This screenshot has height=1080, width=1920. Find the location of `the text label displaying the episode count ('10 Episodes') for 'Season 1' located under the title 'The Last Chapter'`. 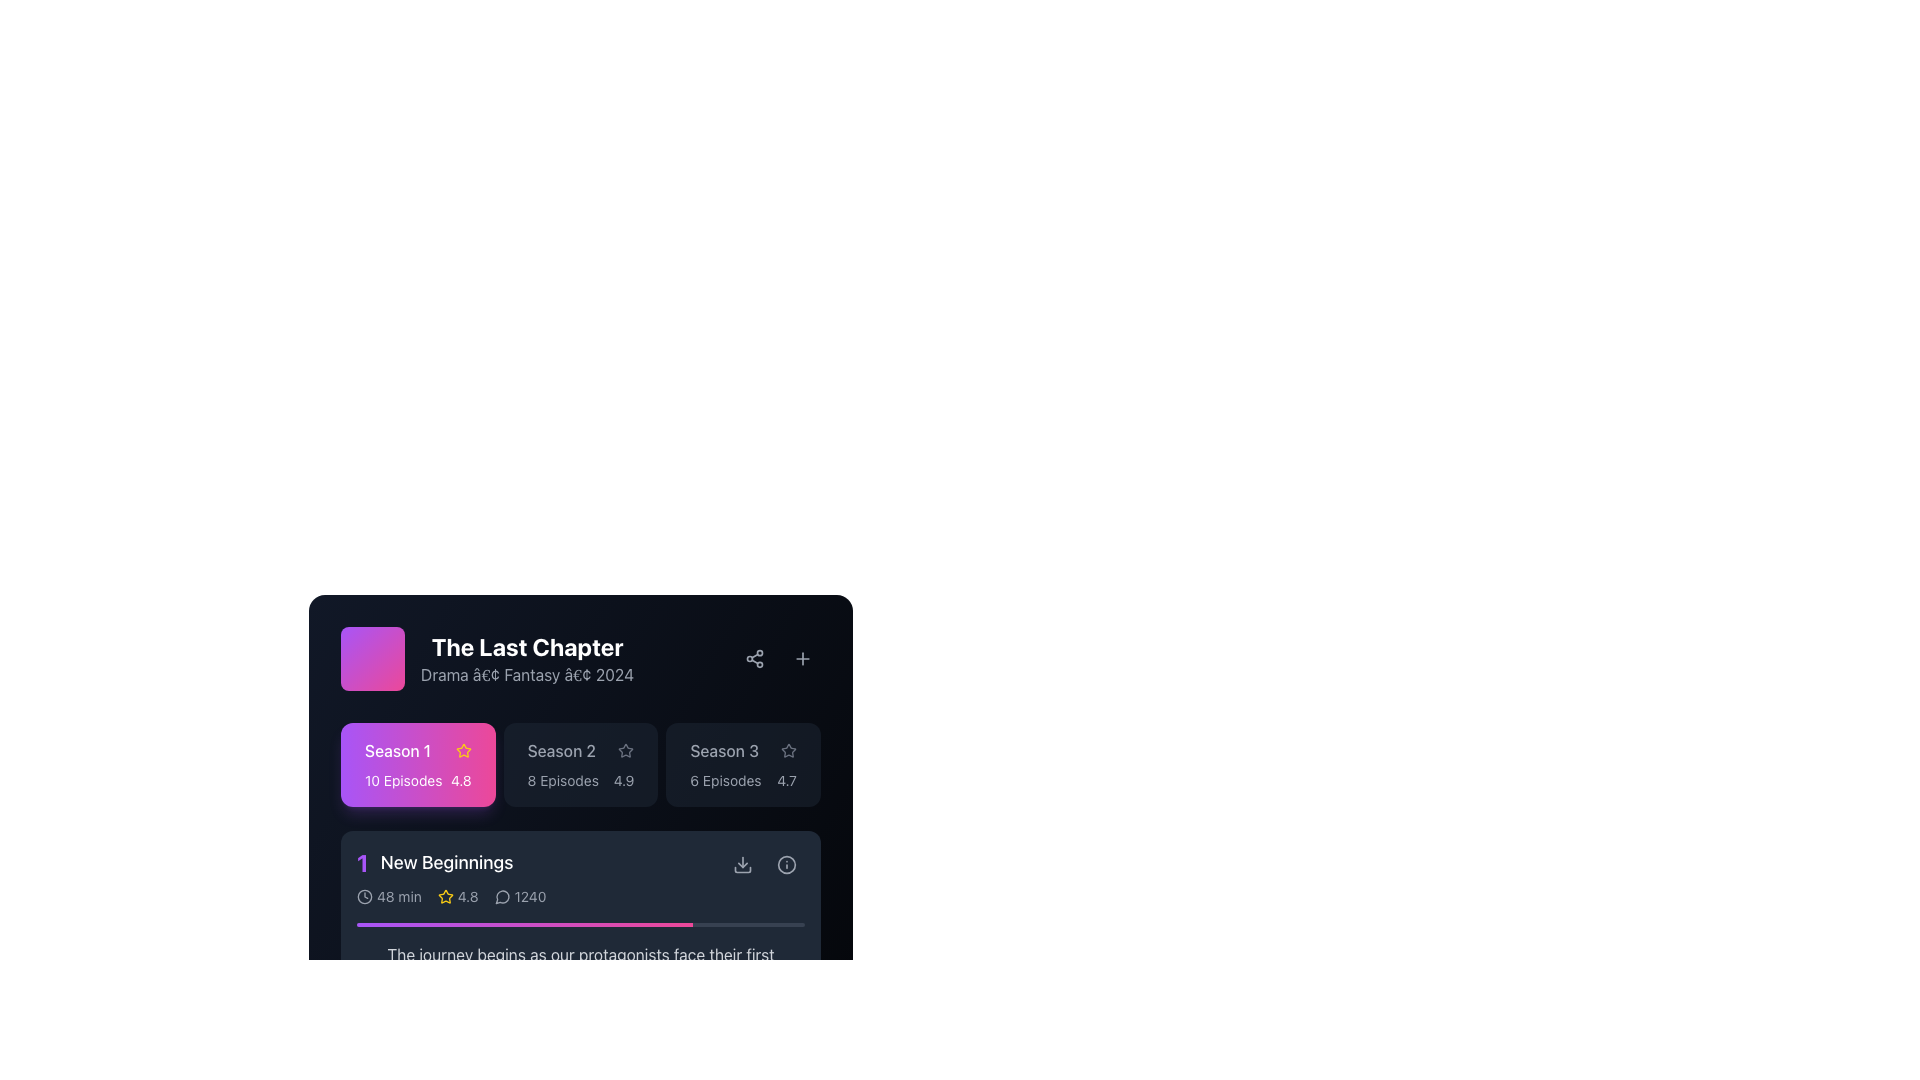

the text label displaying the episode count ('10 Episodes') for 'Season 1' located under the title 'The Last Chapter' is located at coordinates (402, 779).